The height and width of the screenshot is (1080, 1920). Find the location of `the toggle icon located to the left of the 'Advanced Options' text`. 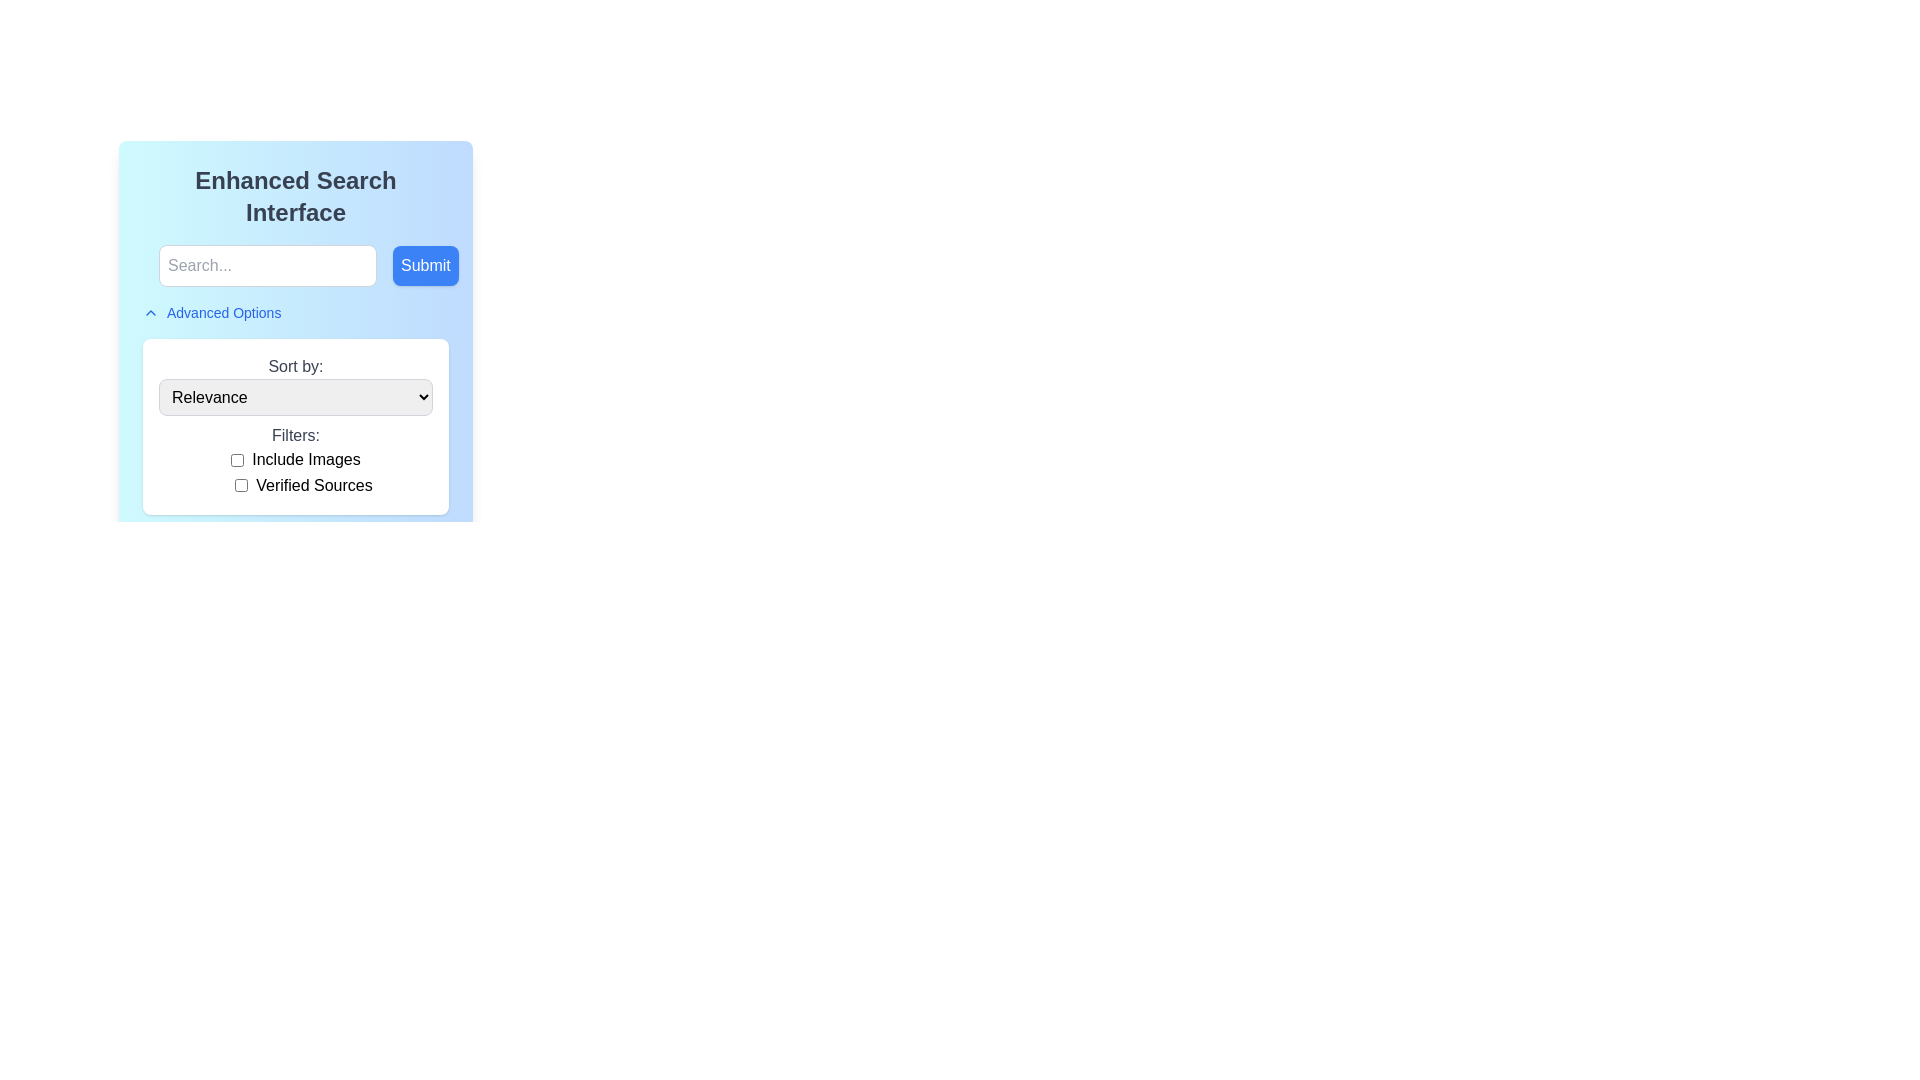

the toggle icon located to the left of the 'Advanced Options' text is located at coordinates (149, 312).